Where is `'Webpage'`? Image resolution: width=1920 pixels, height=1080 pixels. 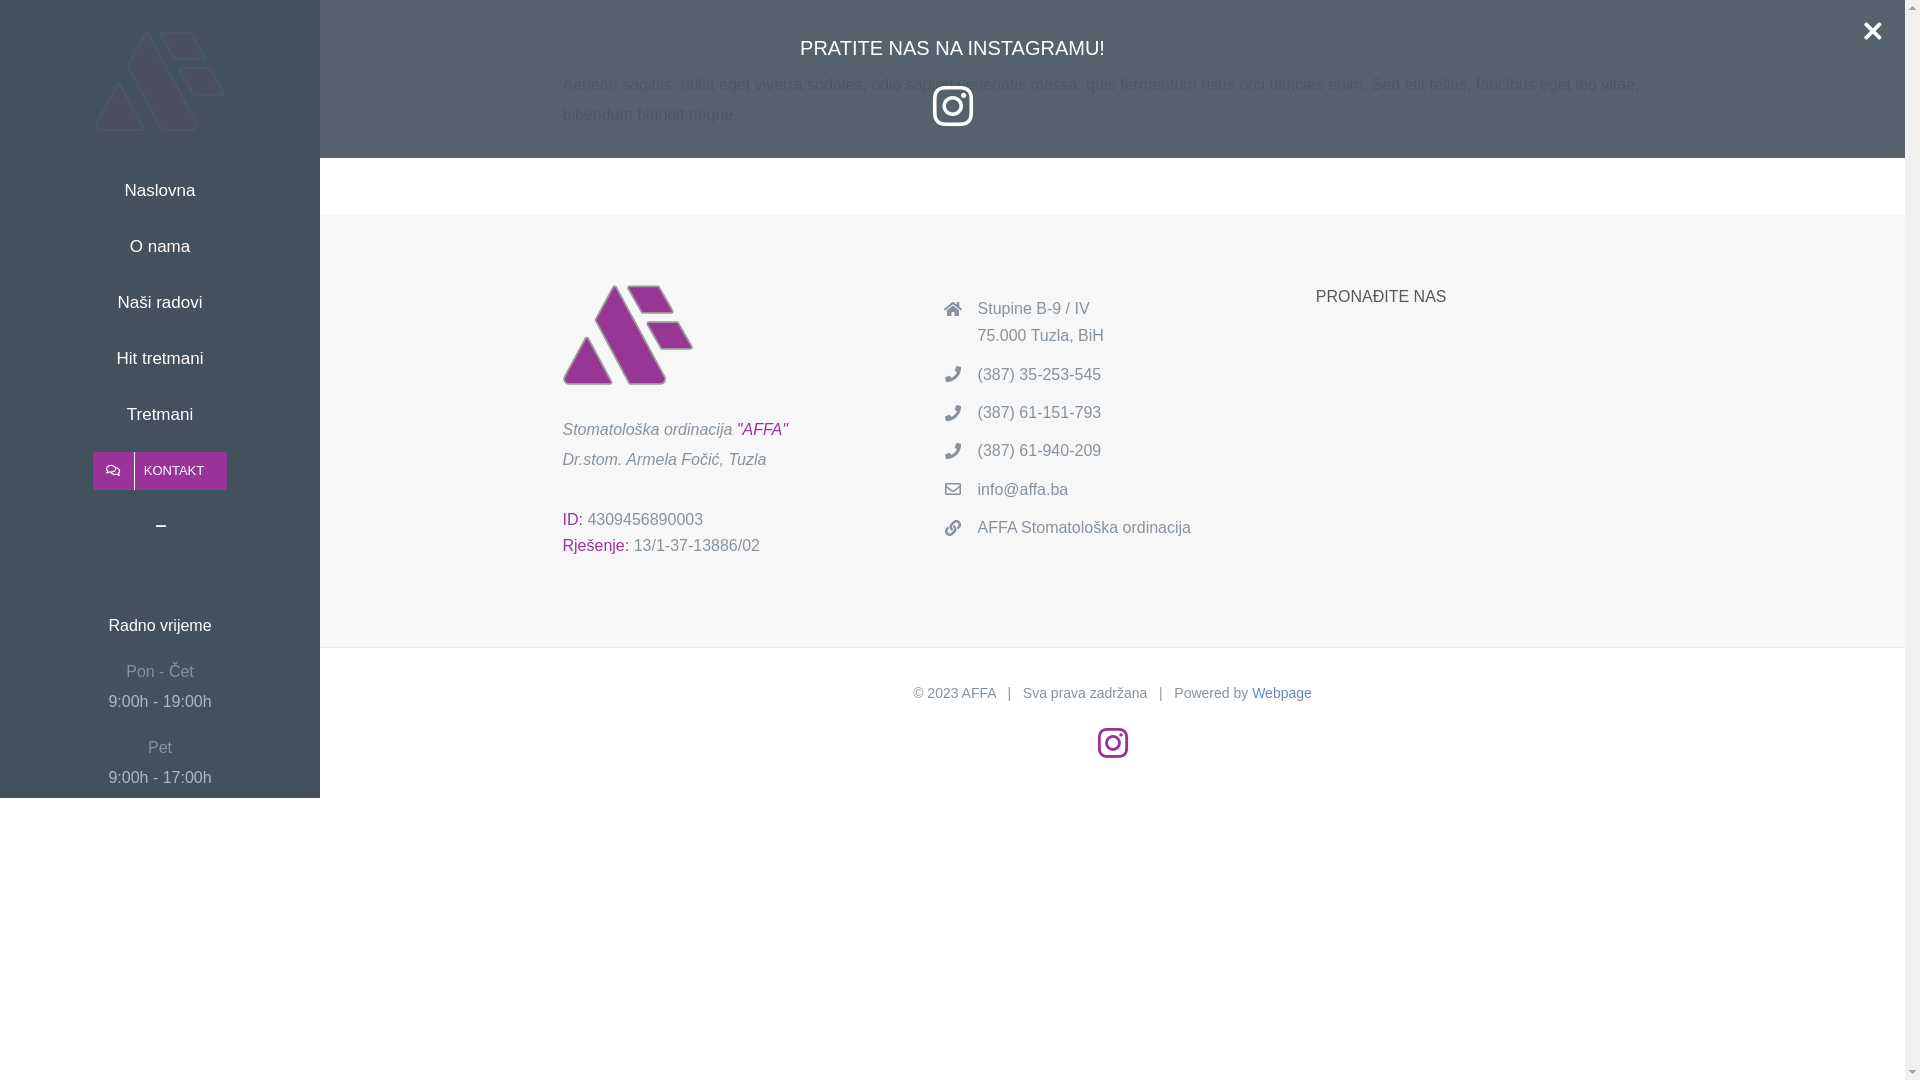 'Webpage' is located at coordinates (1281, 692).